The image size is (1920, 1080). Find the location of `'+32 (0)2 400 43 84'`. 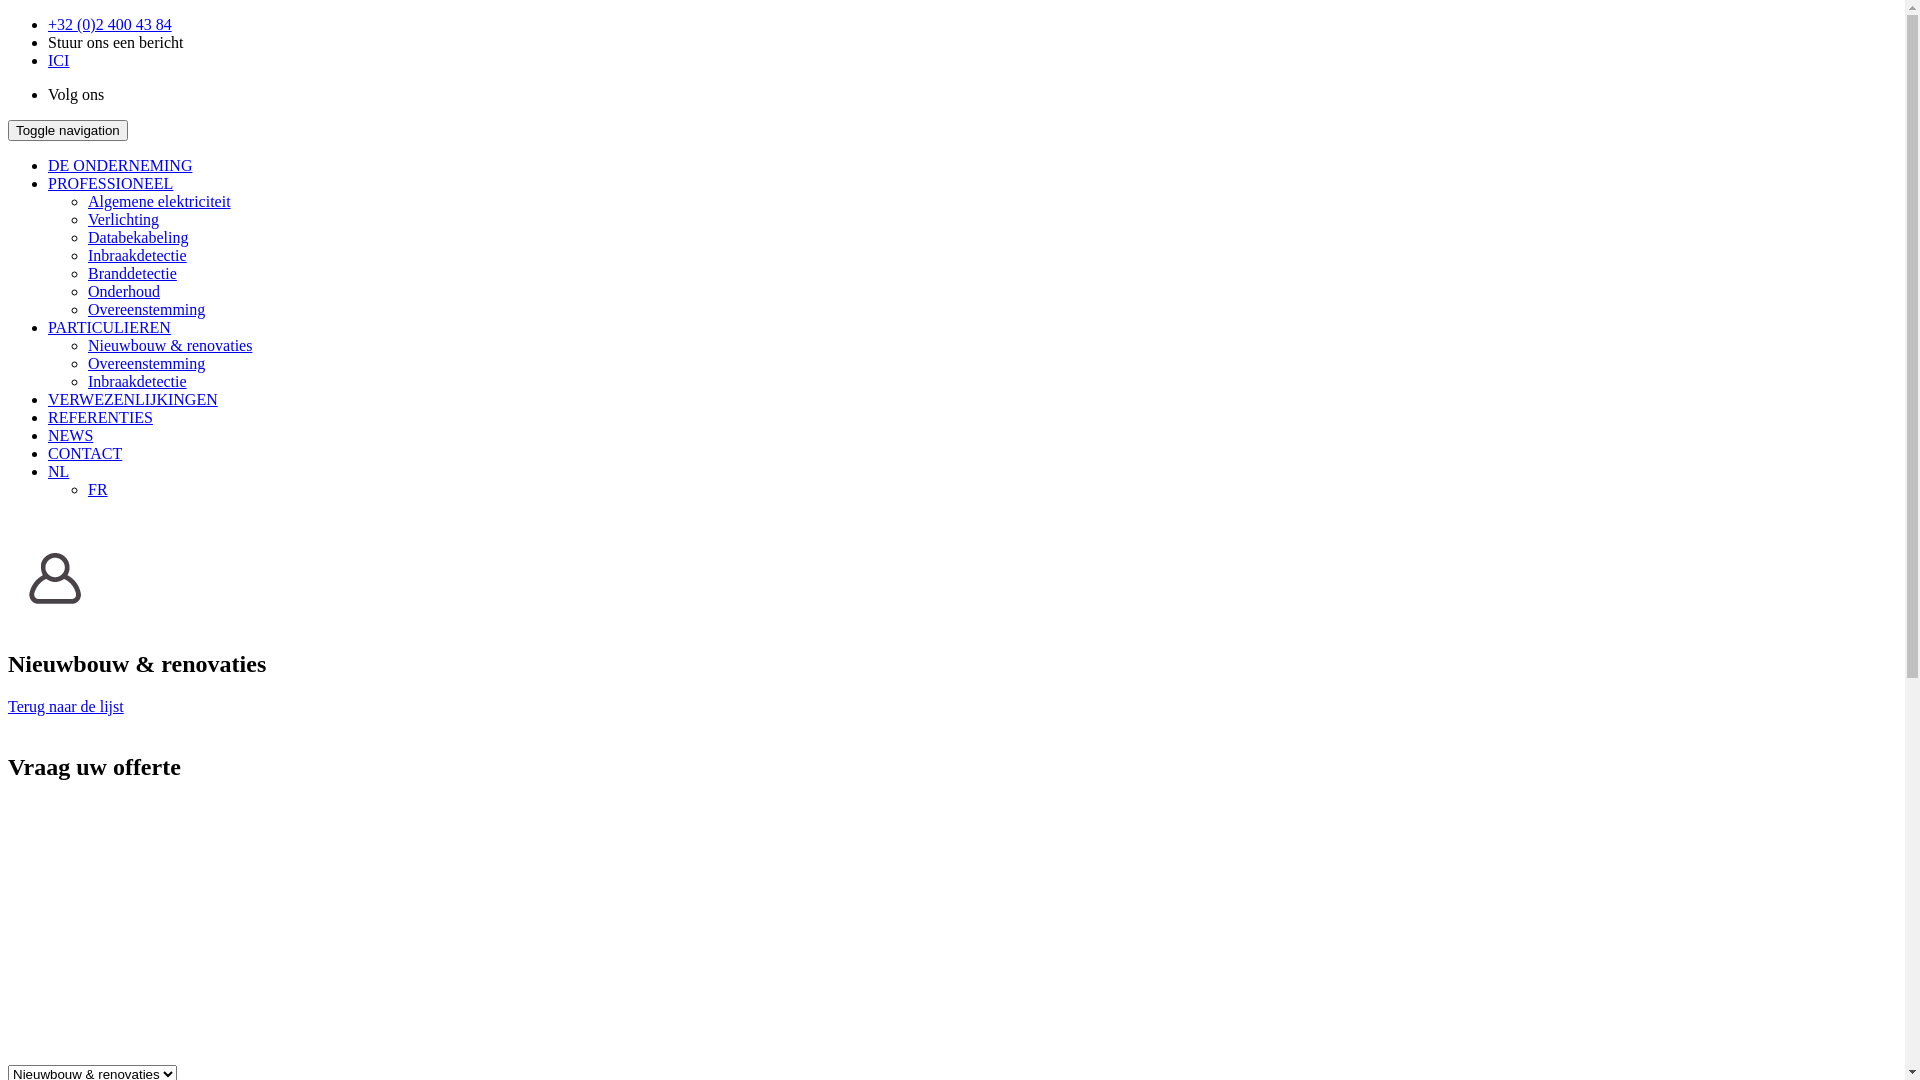

'+32 (0)2 400 43 84' is located at coordinates (109, 24).